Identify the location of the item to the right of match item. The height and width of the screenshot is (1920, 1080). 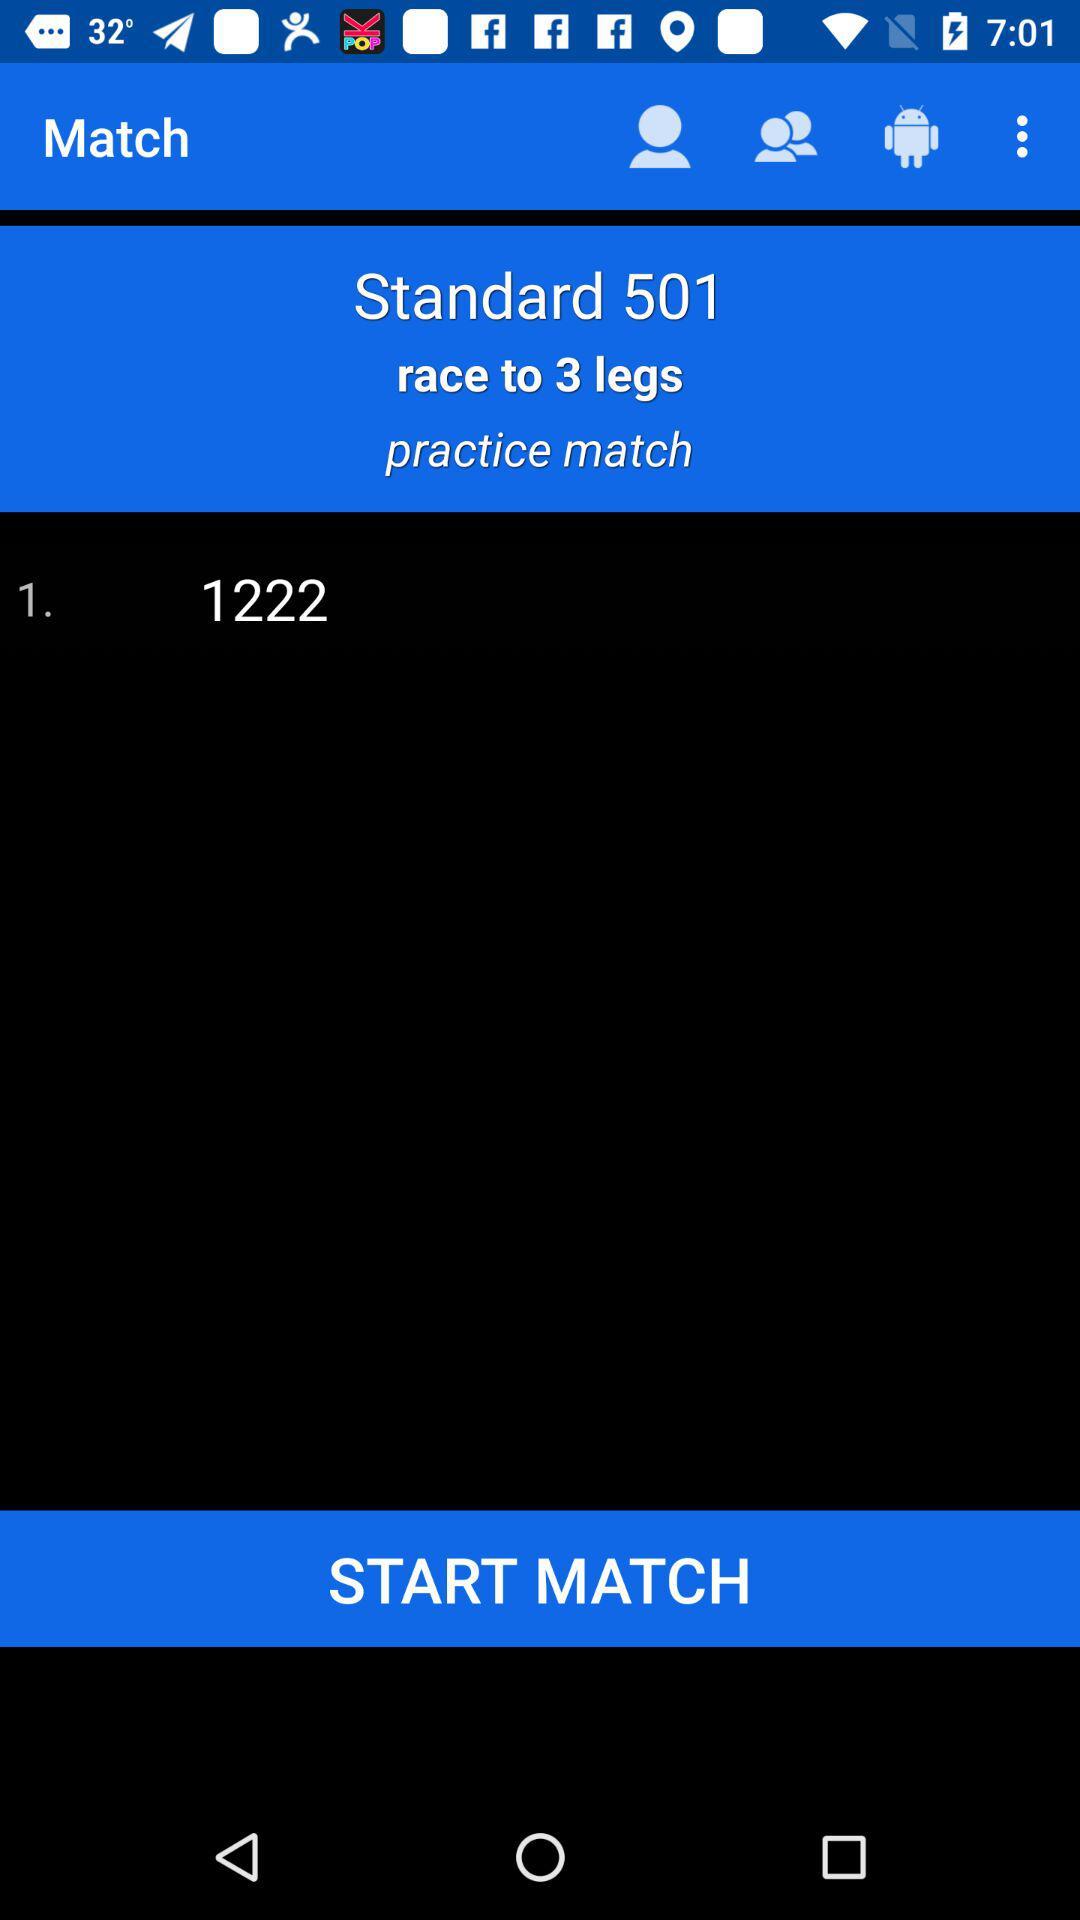
(659, 135).